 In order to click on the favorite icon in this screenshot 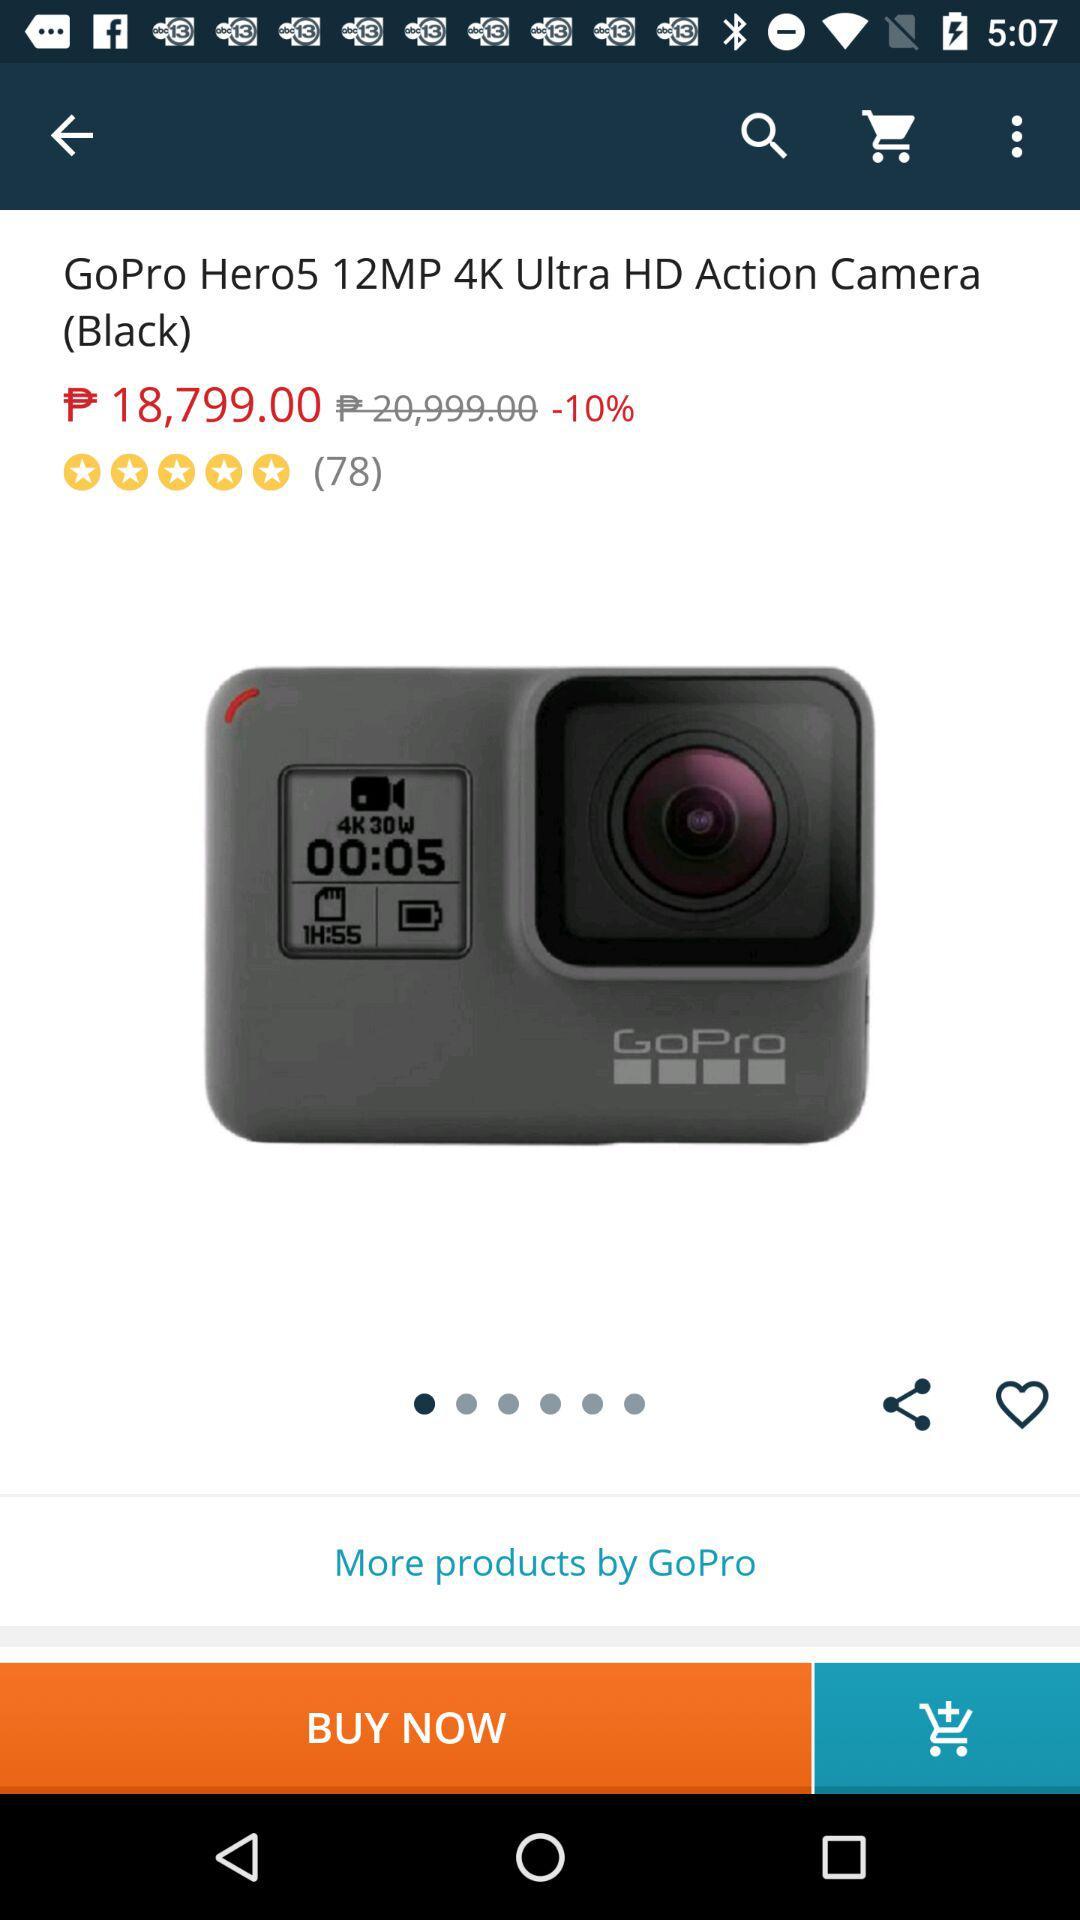, I will do `click(1022, 1403)`.